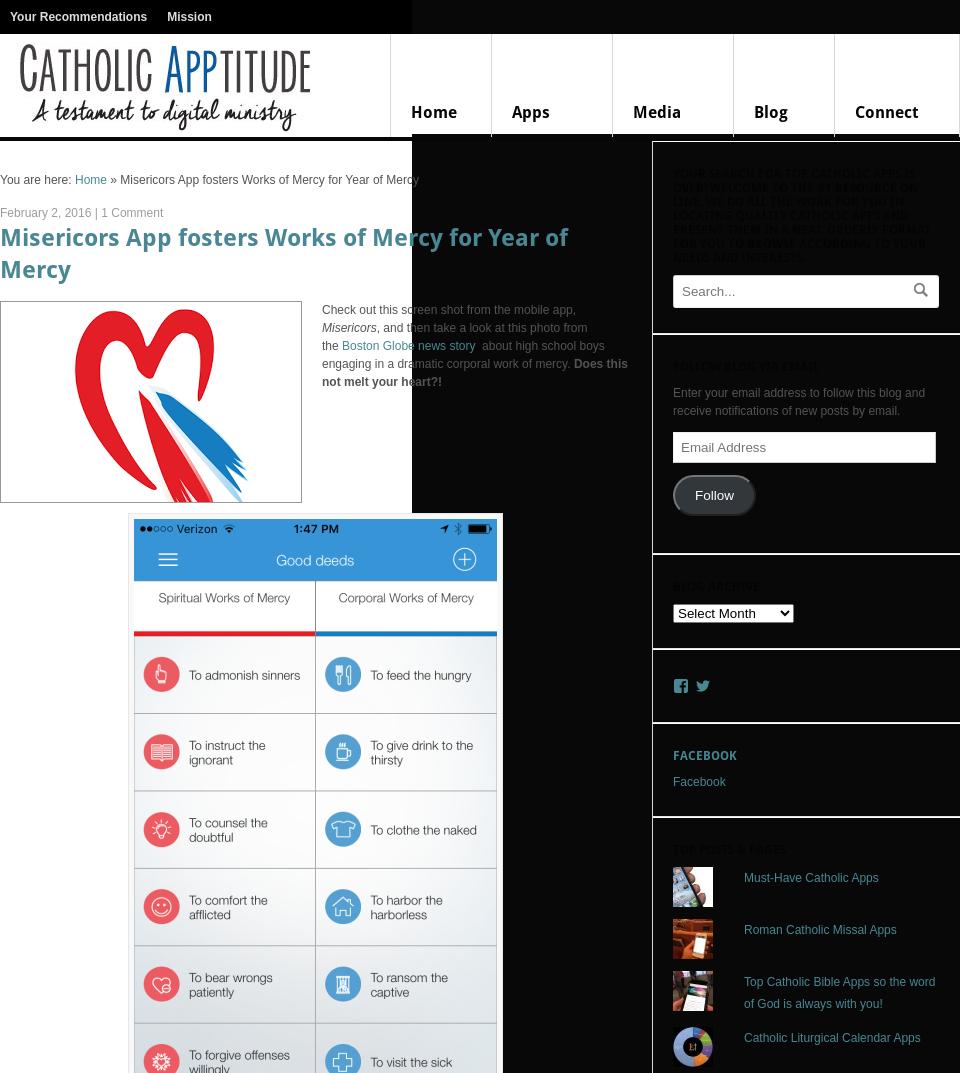 The image size is (960, 1073). Describe the element at coordinates (886, 112) in the screenshot. I see `'Connect'` at that location.